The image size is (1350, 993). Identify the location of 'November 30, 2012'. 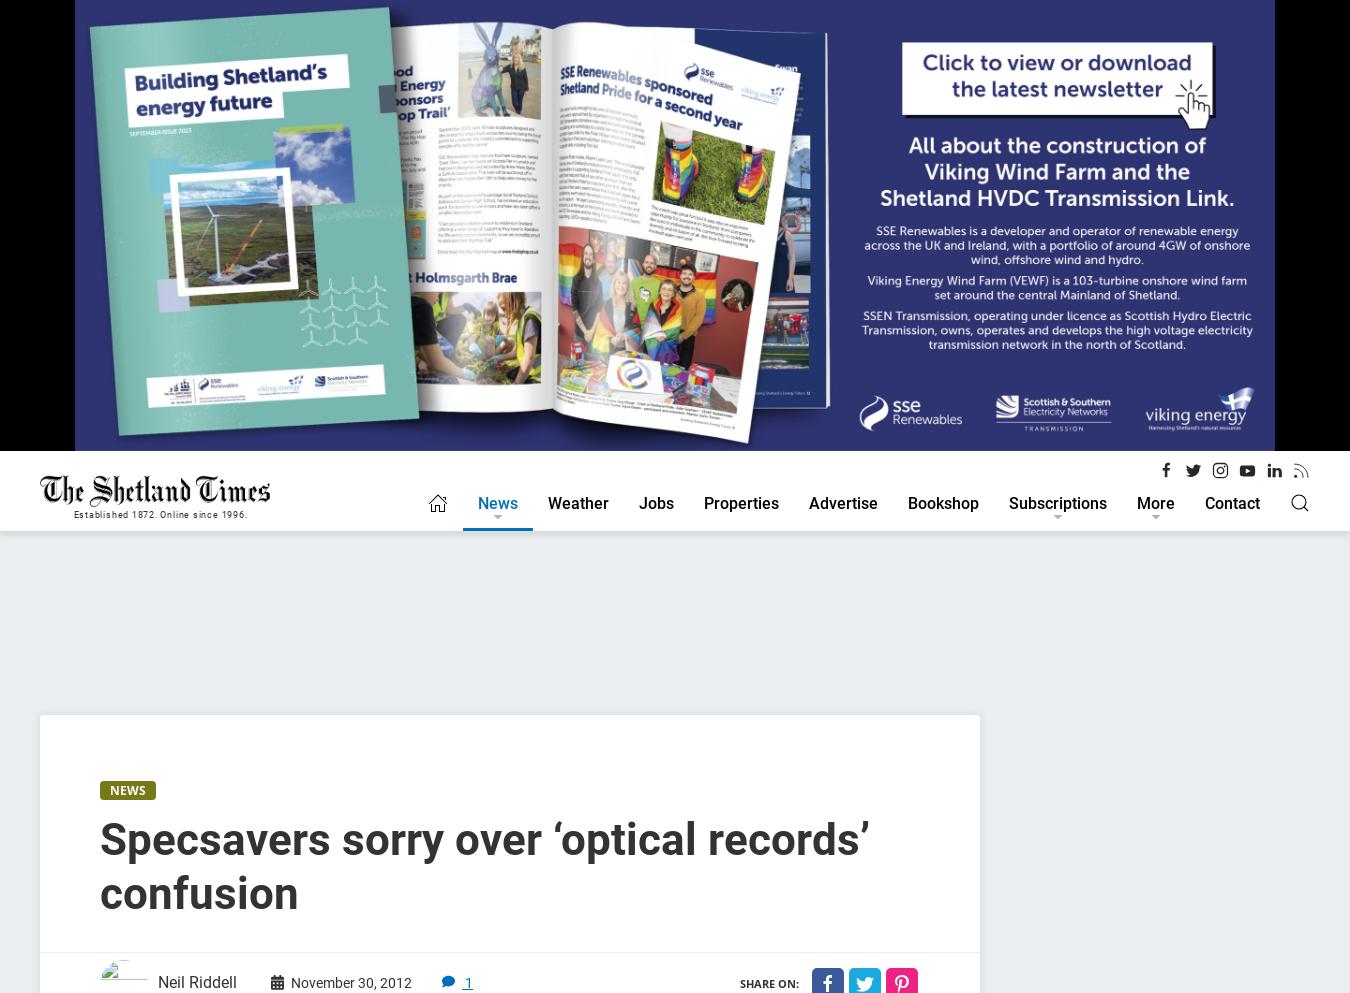
(351, 981).